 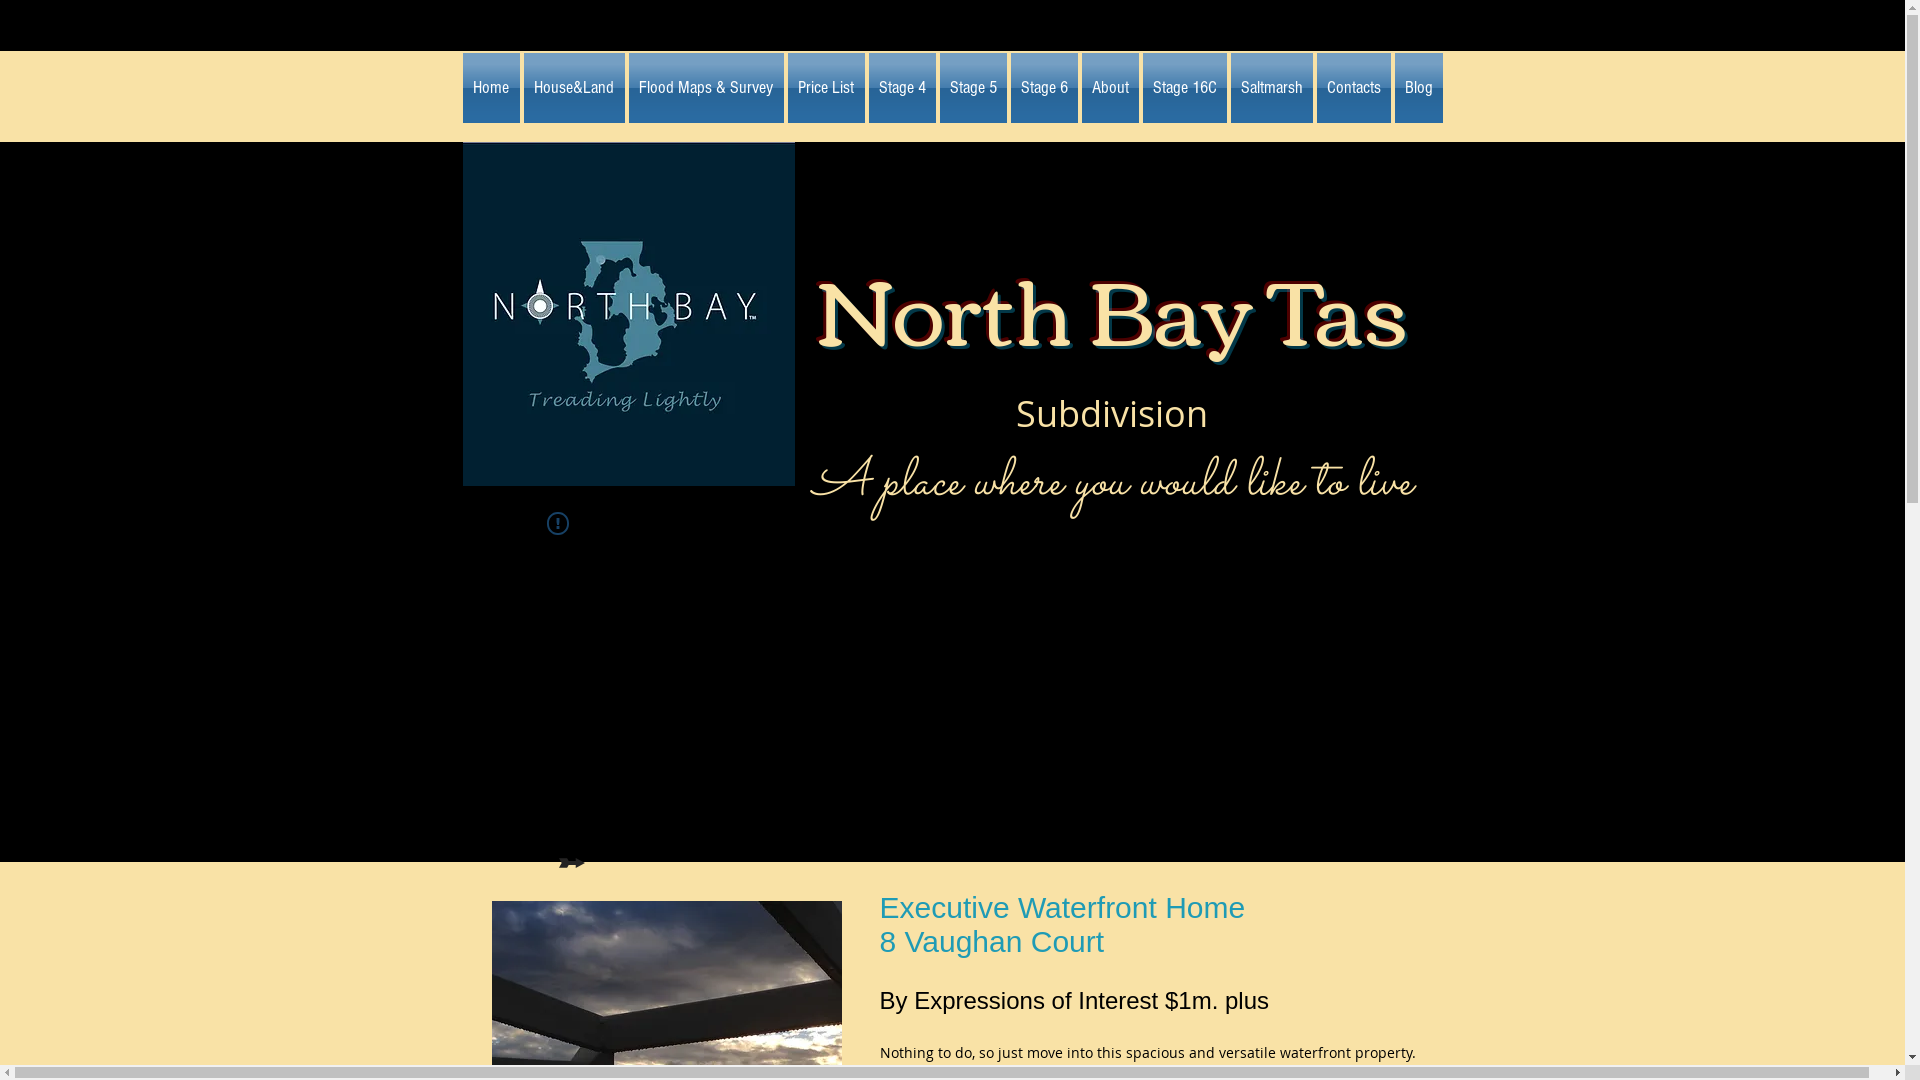 I want to click on 'Stage 6', so click(x=1042, y=87).